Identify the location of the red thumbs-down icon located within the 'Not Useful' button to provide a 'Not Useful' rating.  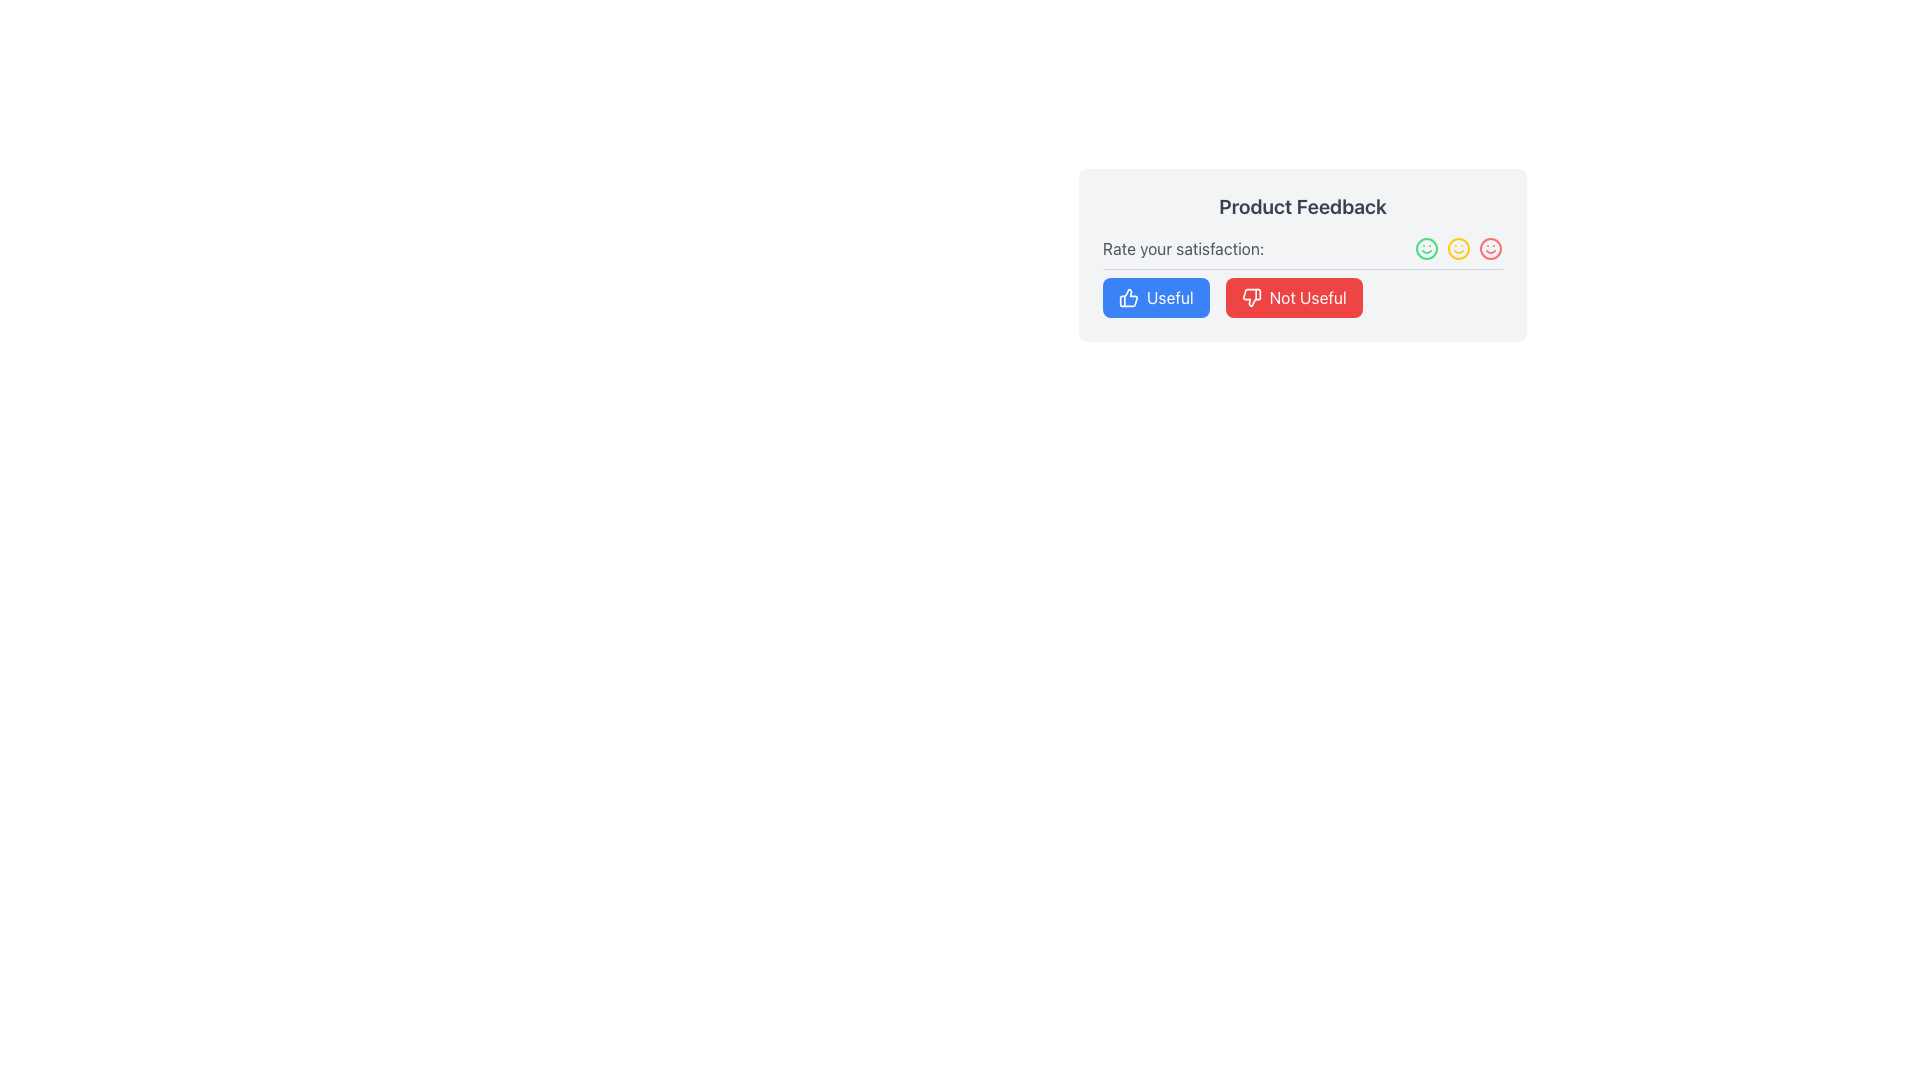
(1250, 297).